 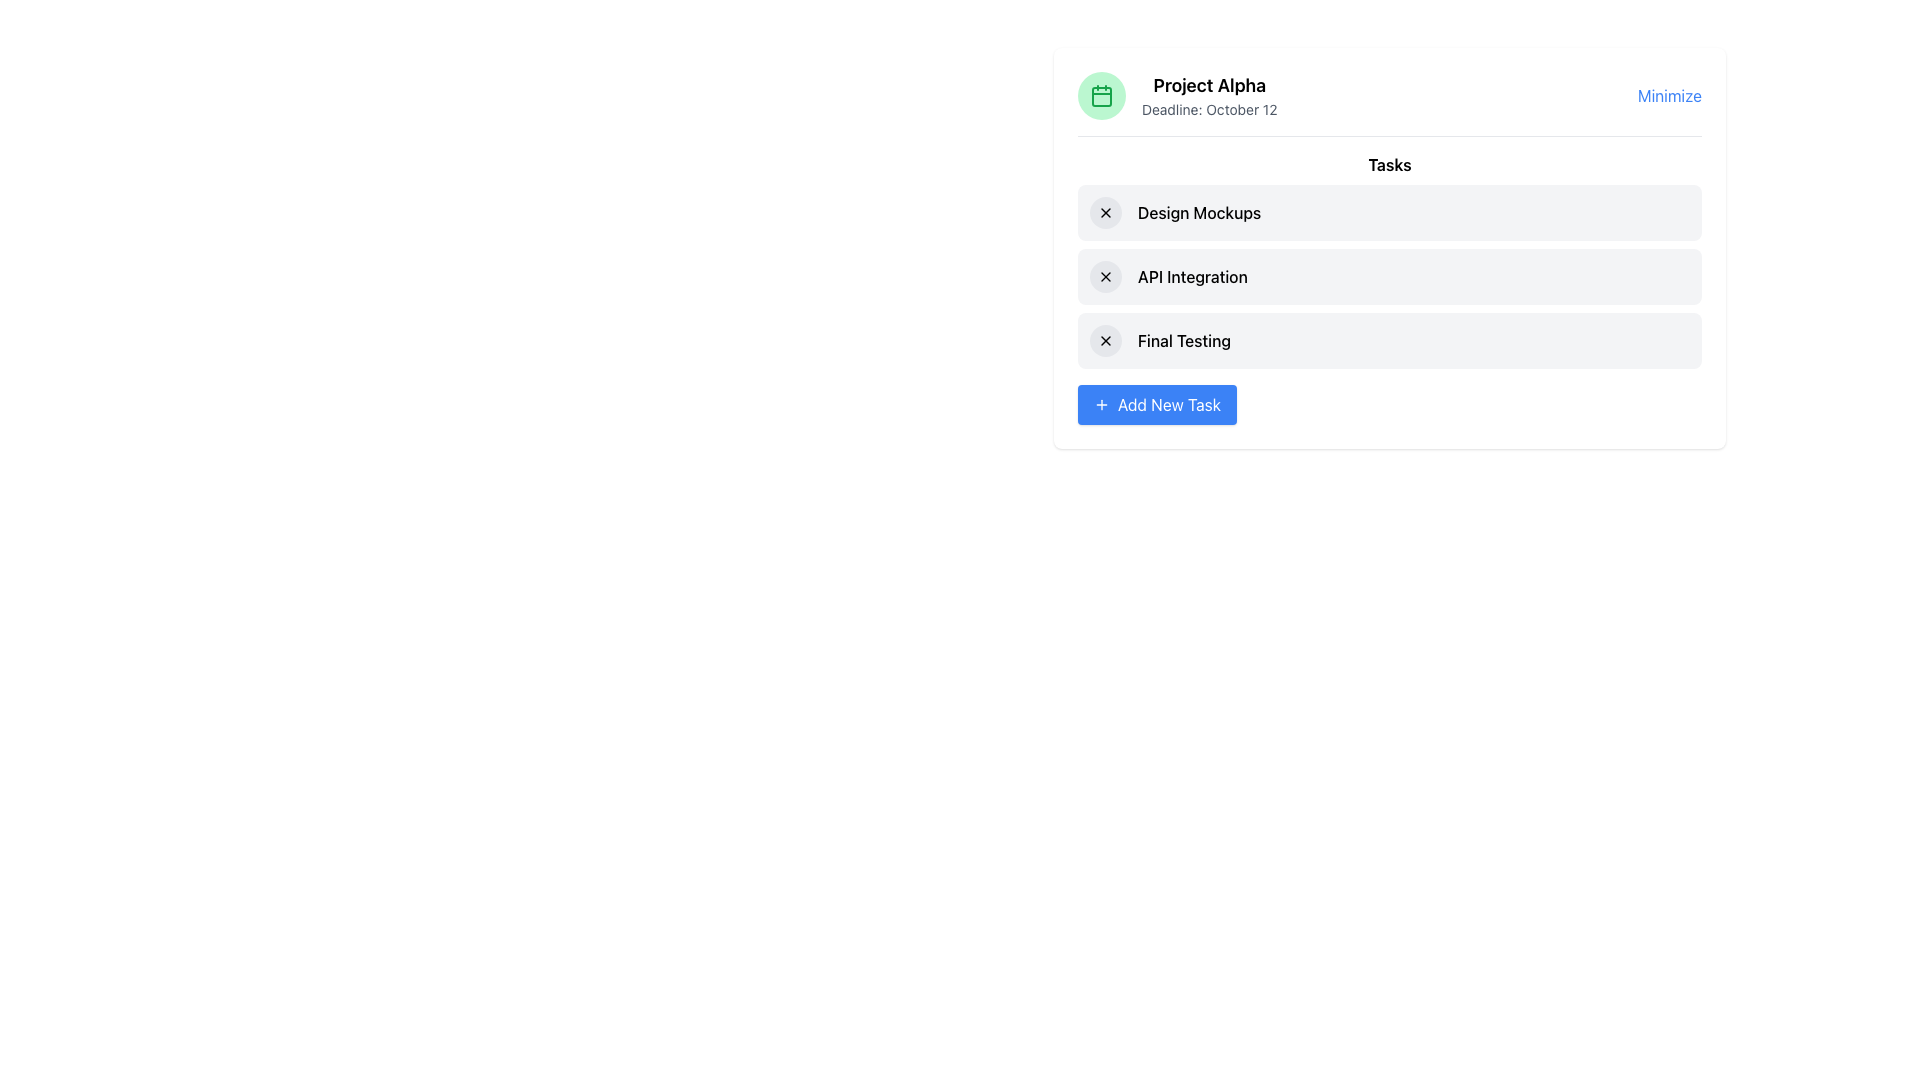 What do you see at coordinates (1101, 405) in the screenshot?
I see `the 'Add New Task' icon, which is a graphical icon indicating the addition of a new task, located within the blue button aligned to the left of the text` at bounding box center [1101, 405].